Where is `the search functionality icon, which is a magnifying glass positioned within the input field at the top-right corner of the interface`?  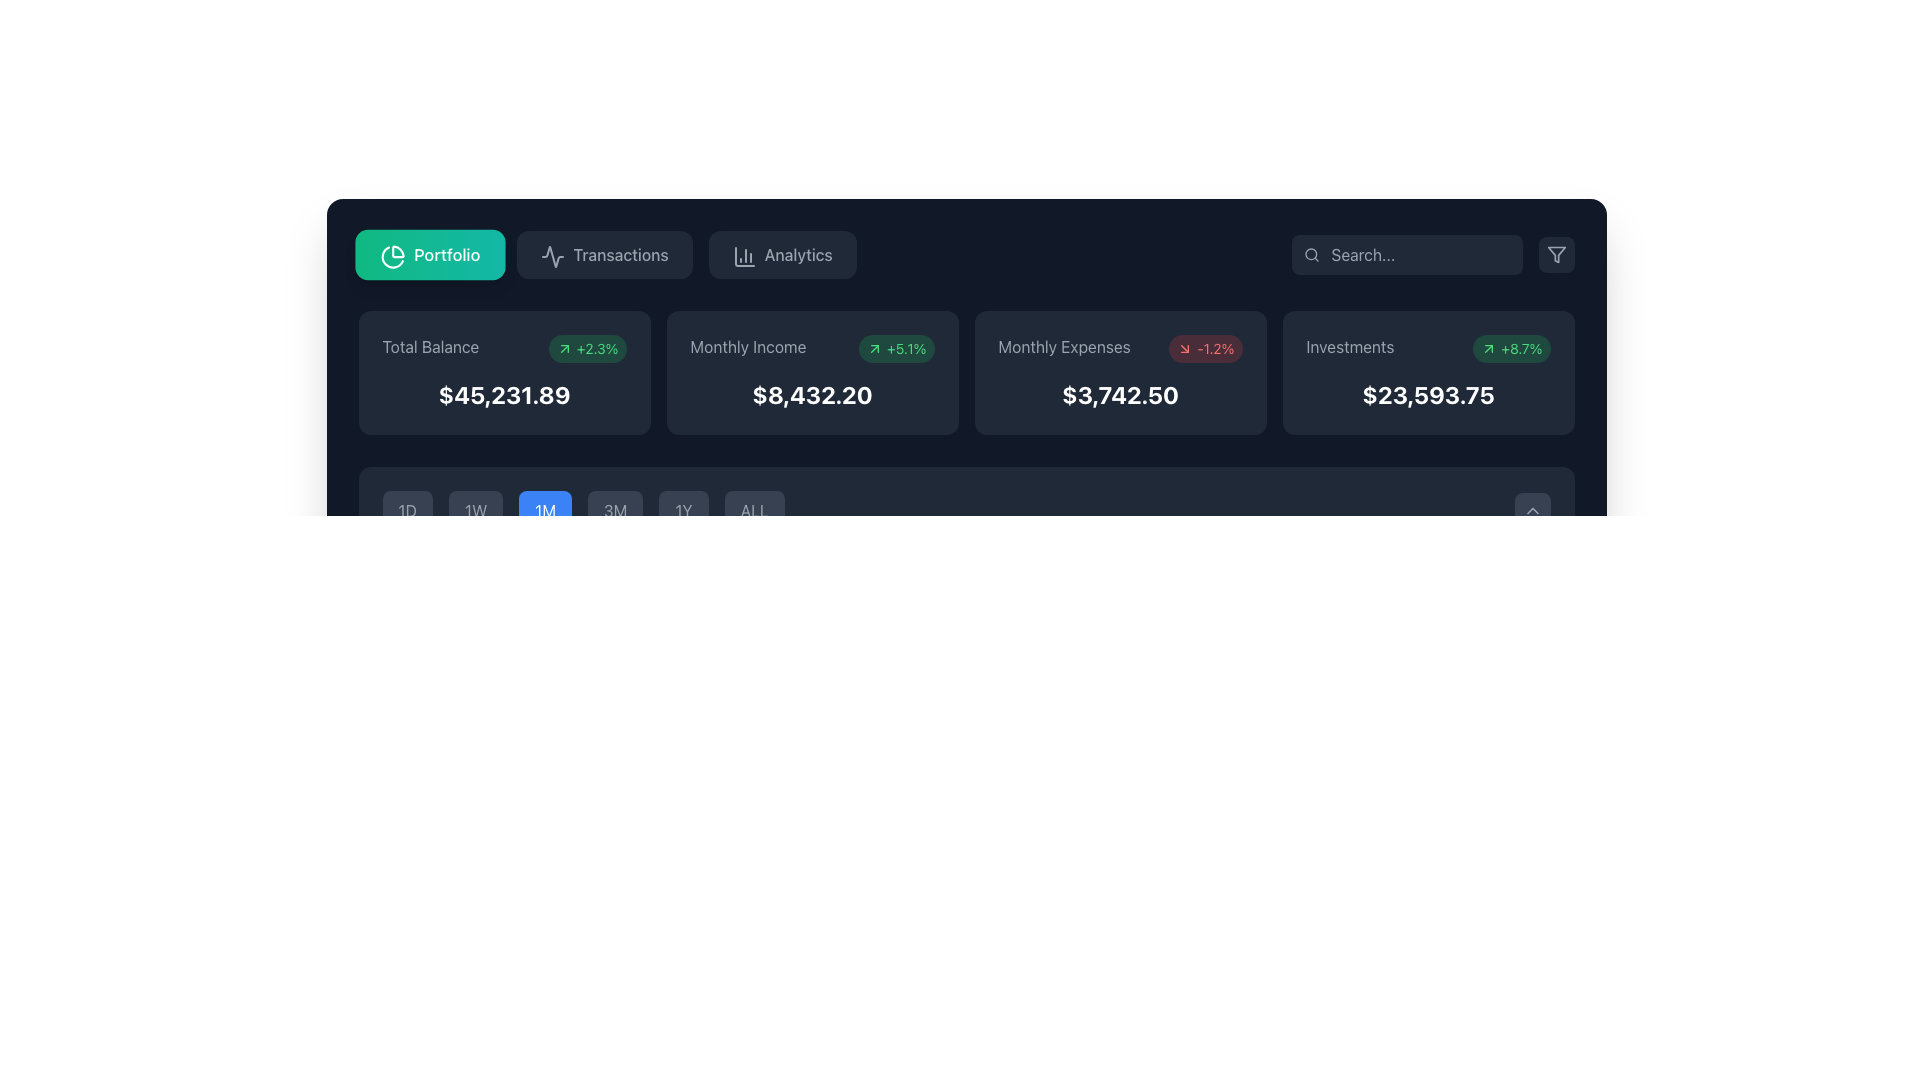
the search functionality icon, which is a magnifying glass positioned within the input field at the top-right corner of the interface is located at coordinates (1311, 253).